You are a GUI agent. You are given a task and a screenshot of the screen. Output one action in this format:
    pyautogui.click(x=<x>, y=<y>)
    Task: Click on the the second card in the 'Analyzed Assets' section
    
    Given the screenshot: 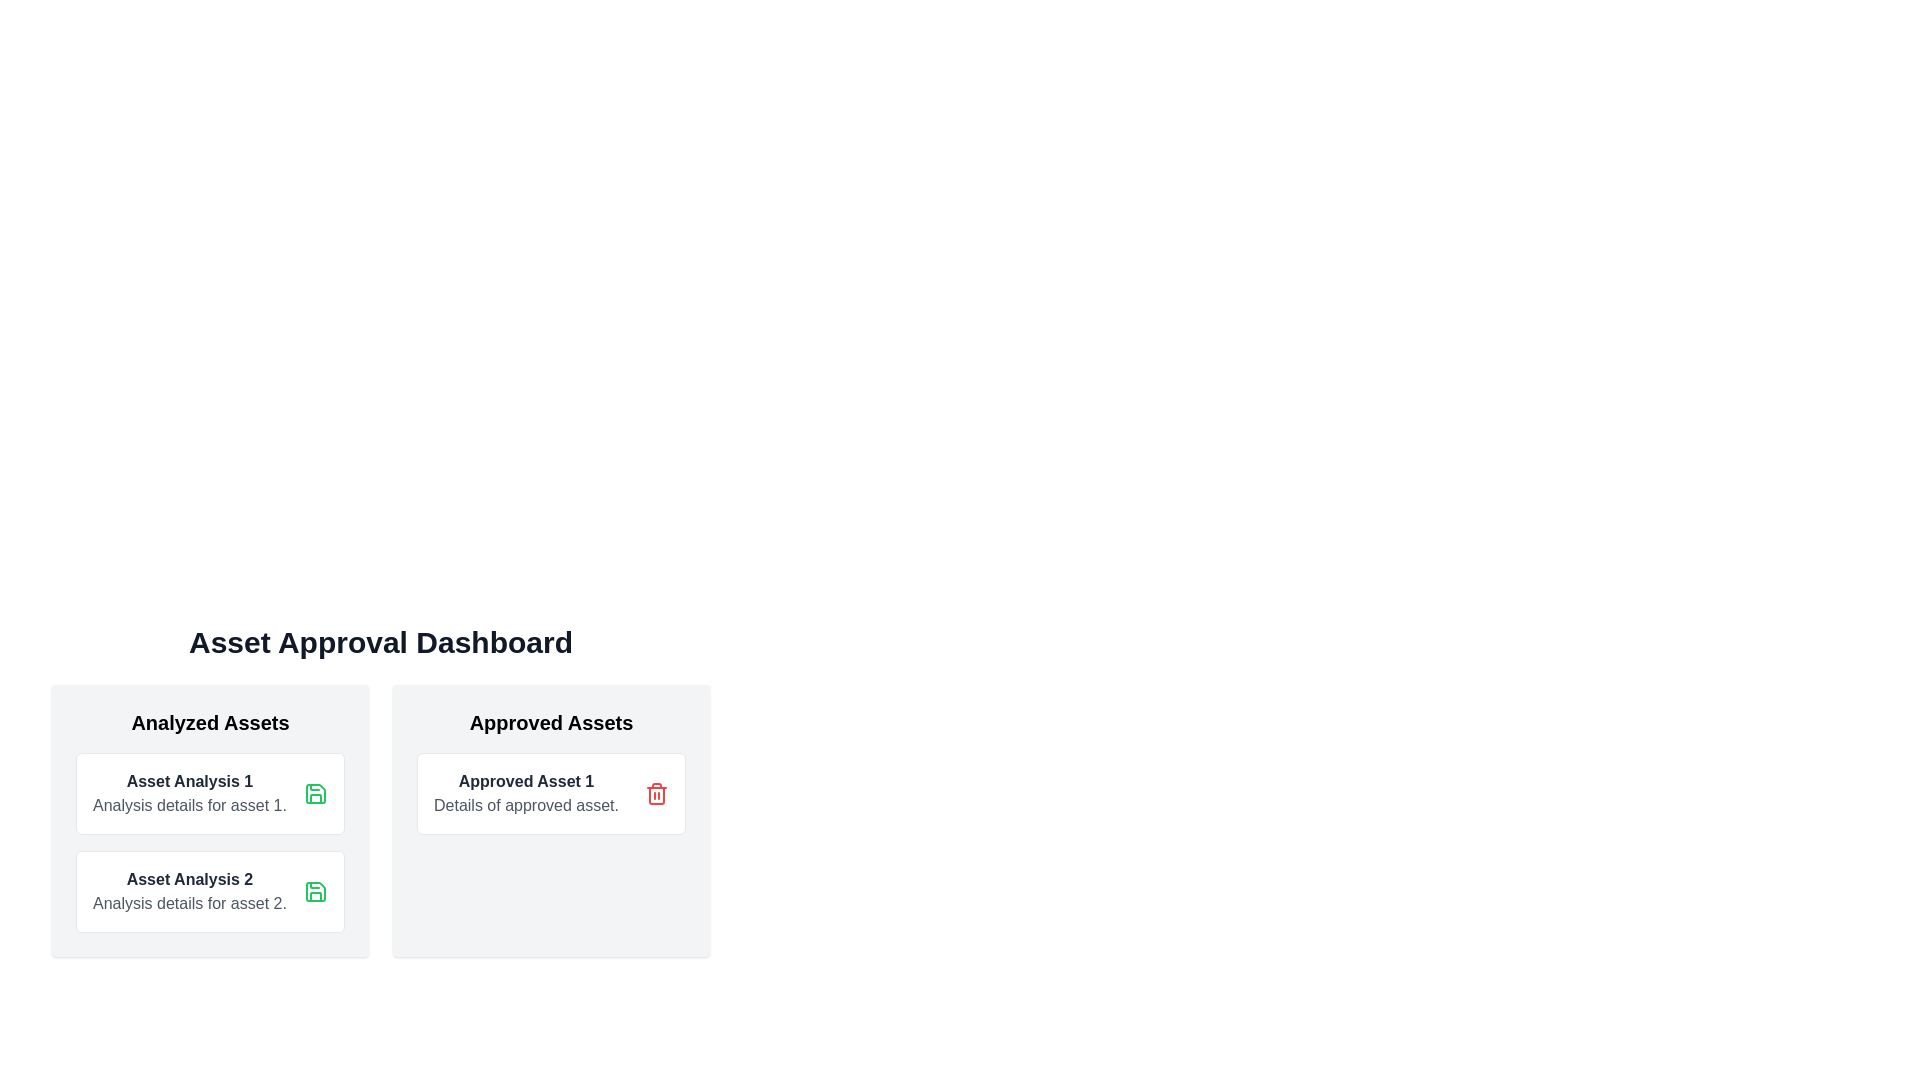 What is the action you would take?
    pyautogui.click(x=210, y=890)
    